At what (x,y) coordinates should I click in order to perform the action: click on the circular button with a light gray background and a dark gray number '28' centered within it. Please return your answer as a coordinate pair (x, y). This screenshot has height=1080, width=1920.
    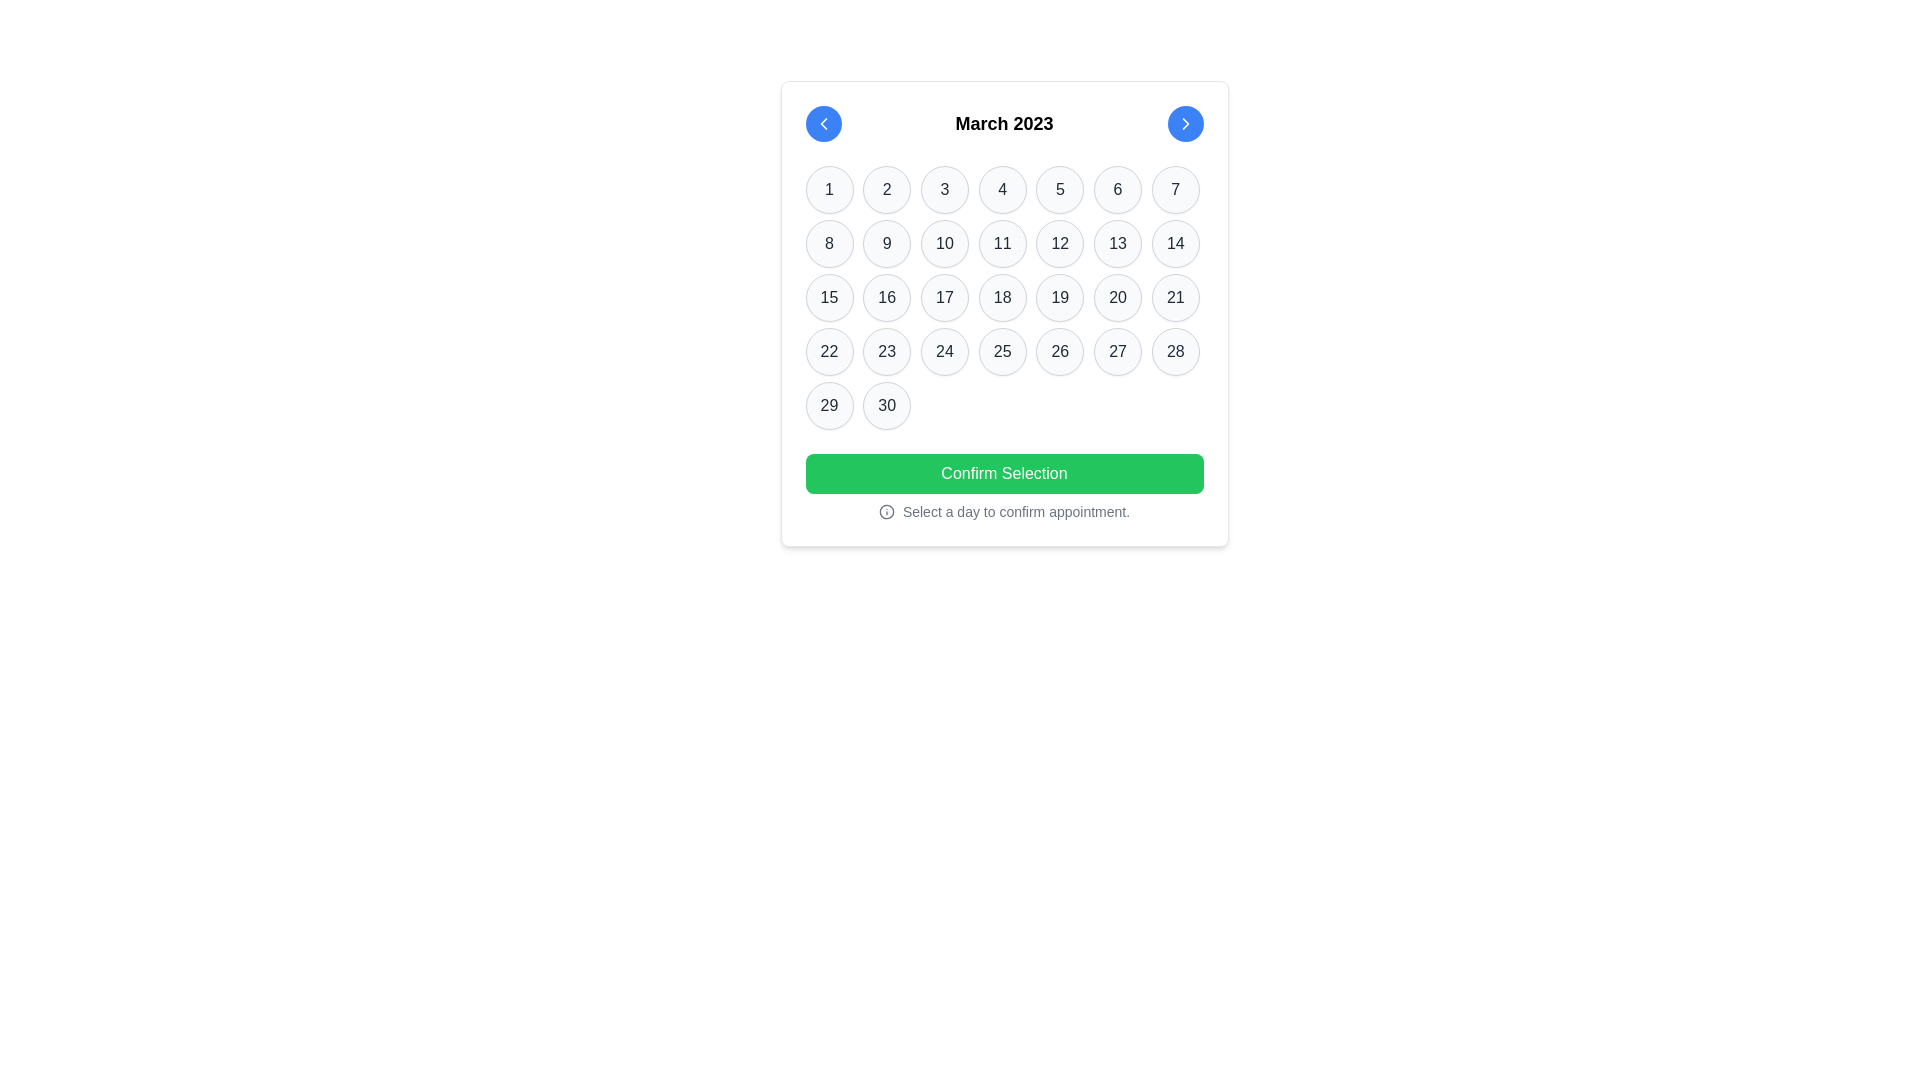
    Looking at the image, I should click on (1175, 350).